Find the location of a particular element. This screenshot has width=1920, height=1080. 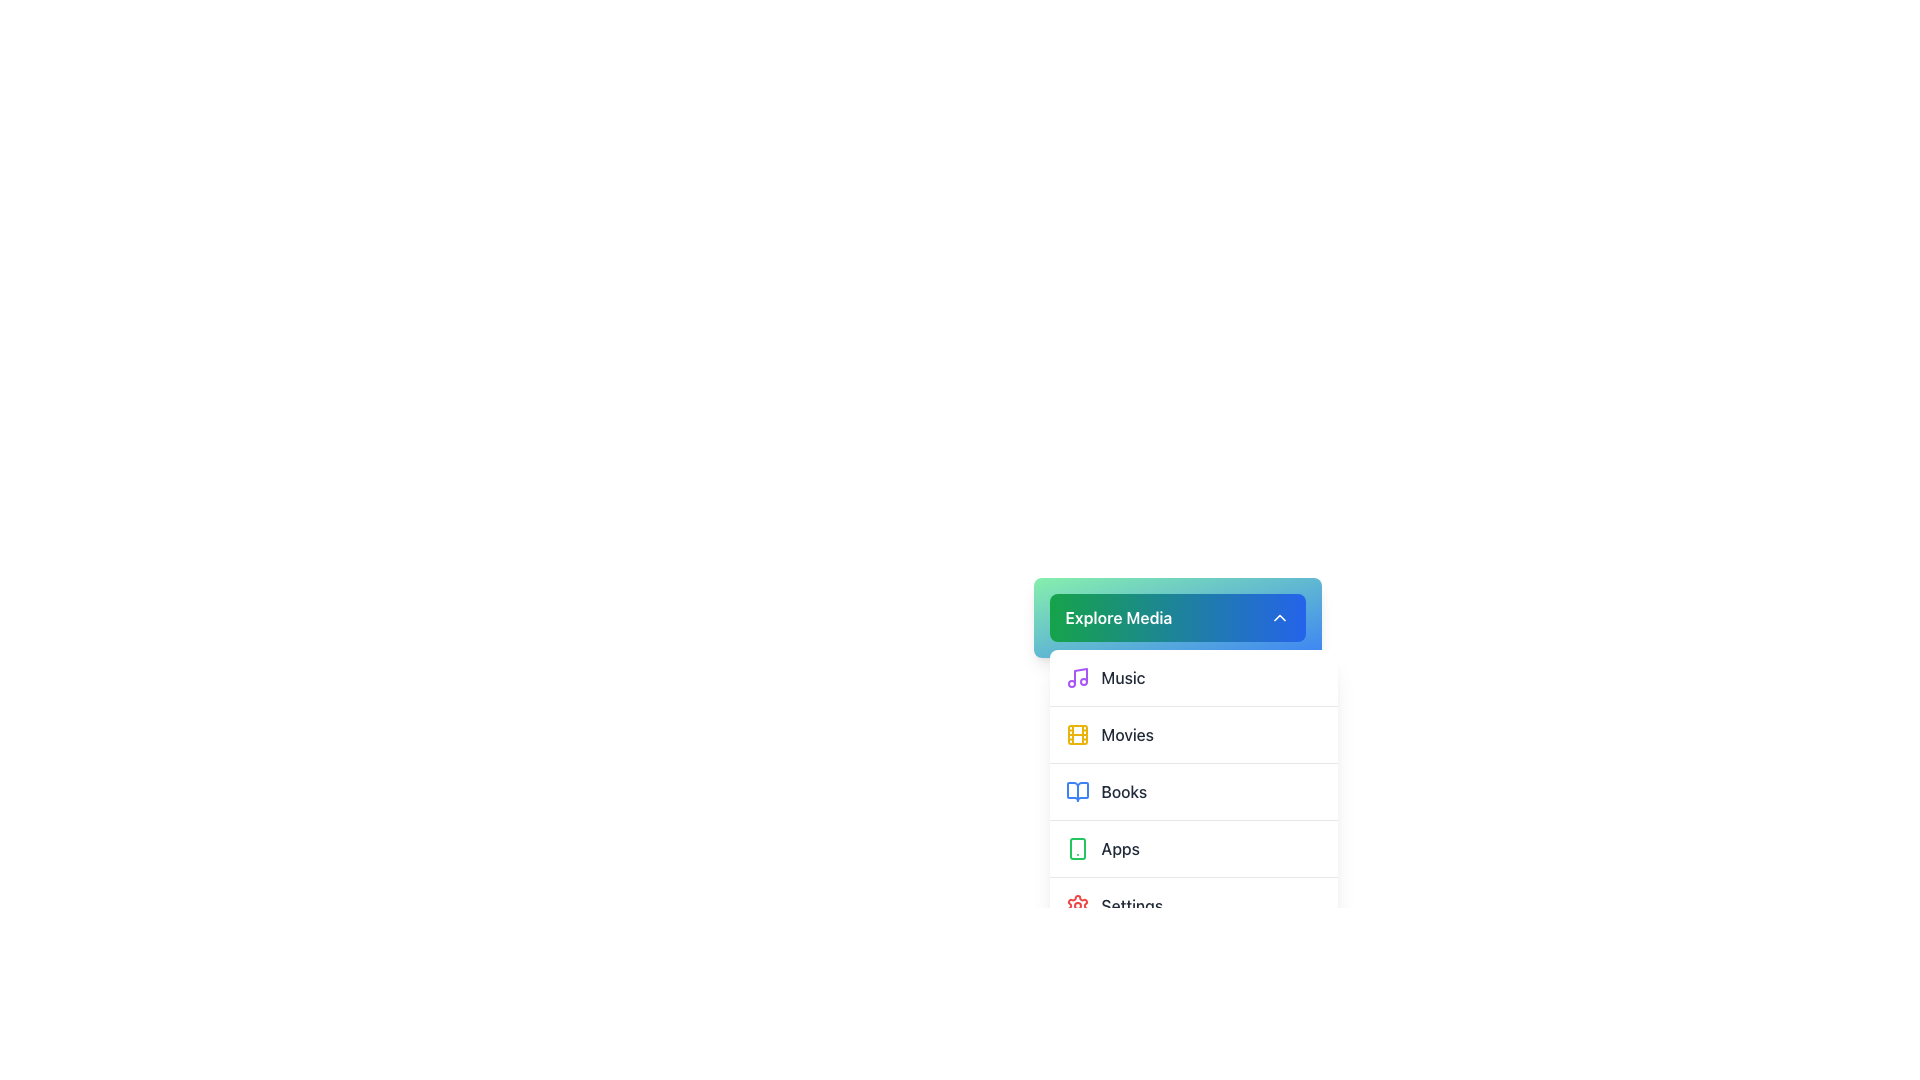

the filmstrip icon, which is yellow and located next to the text 'Movies' in the menu is located at coordinates (1076, 735).